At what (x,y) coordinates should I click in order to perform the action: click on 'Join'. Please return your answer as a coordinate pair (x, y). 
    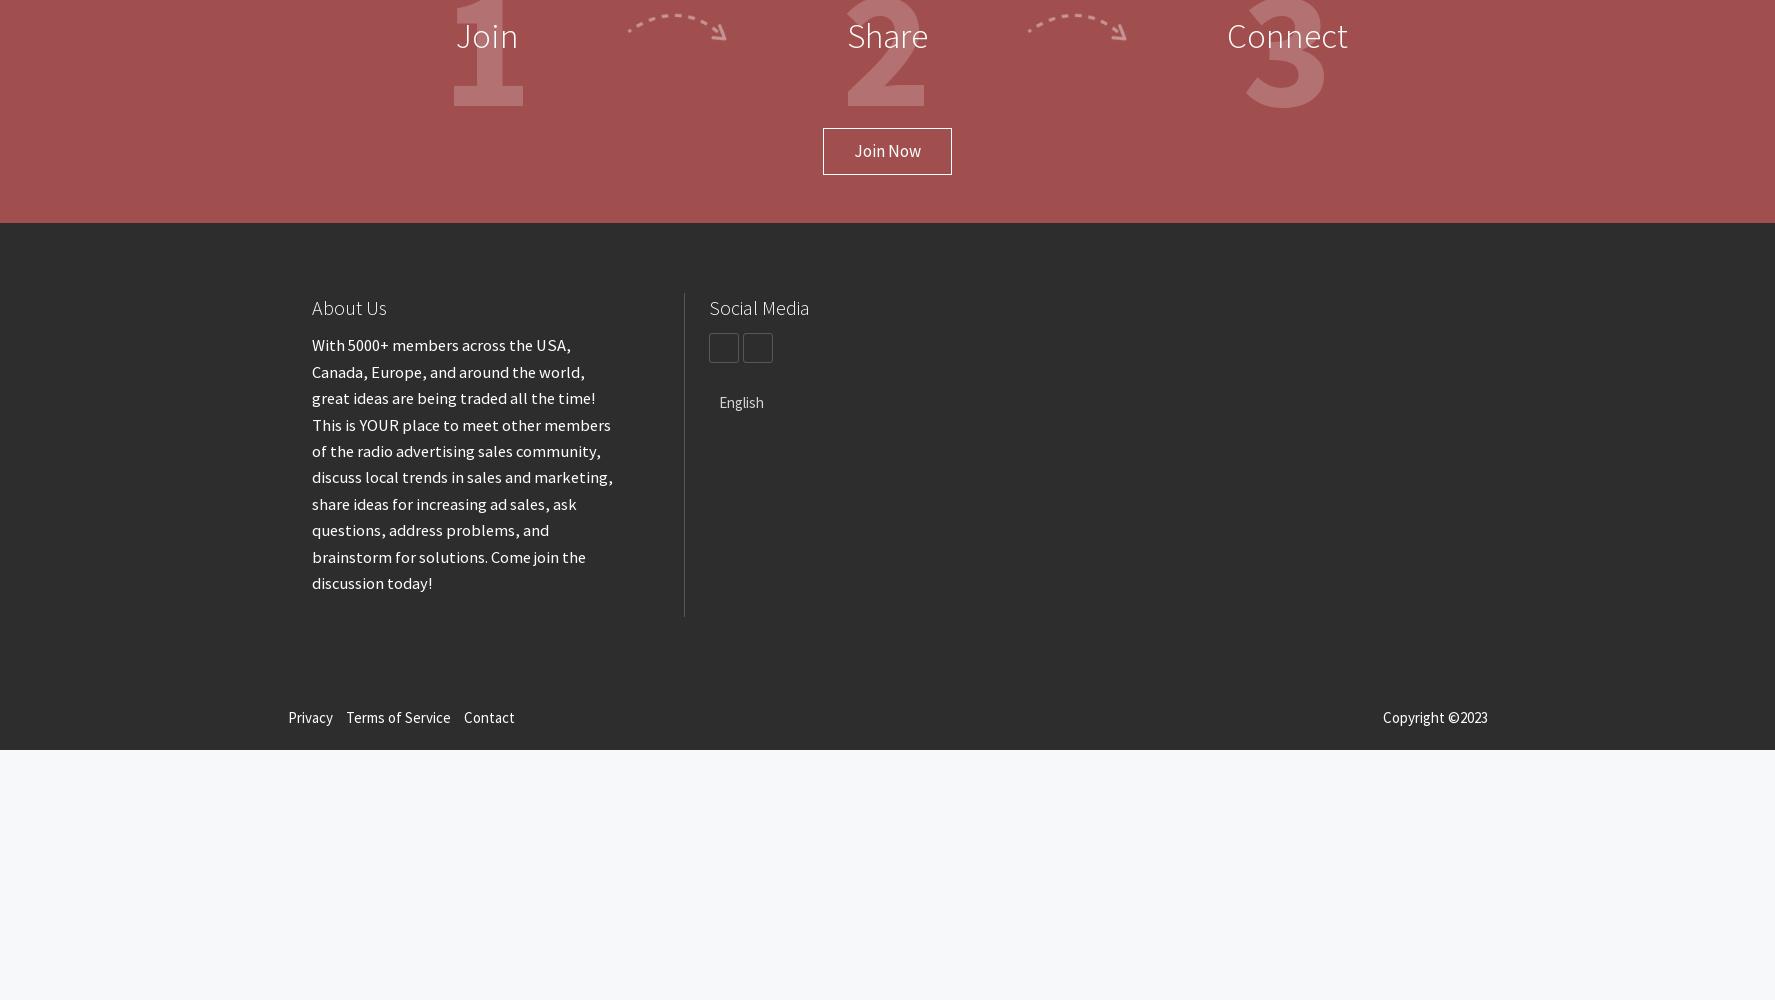
    Looking at the image, I should click on (485, 36).